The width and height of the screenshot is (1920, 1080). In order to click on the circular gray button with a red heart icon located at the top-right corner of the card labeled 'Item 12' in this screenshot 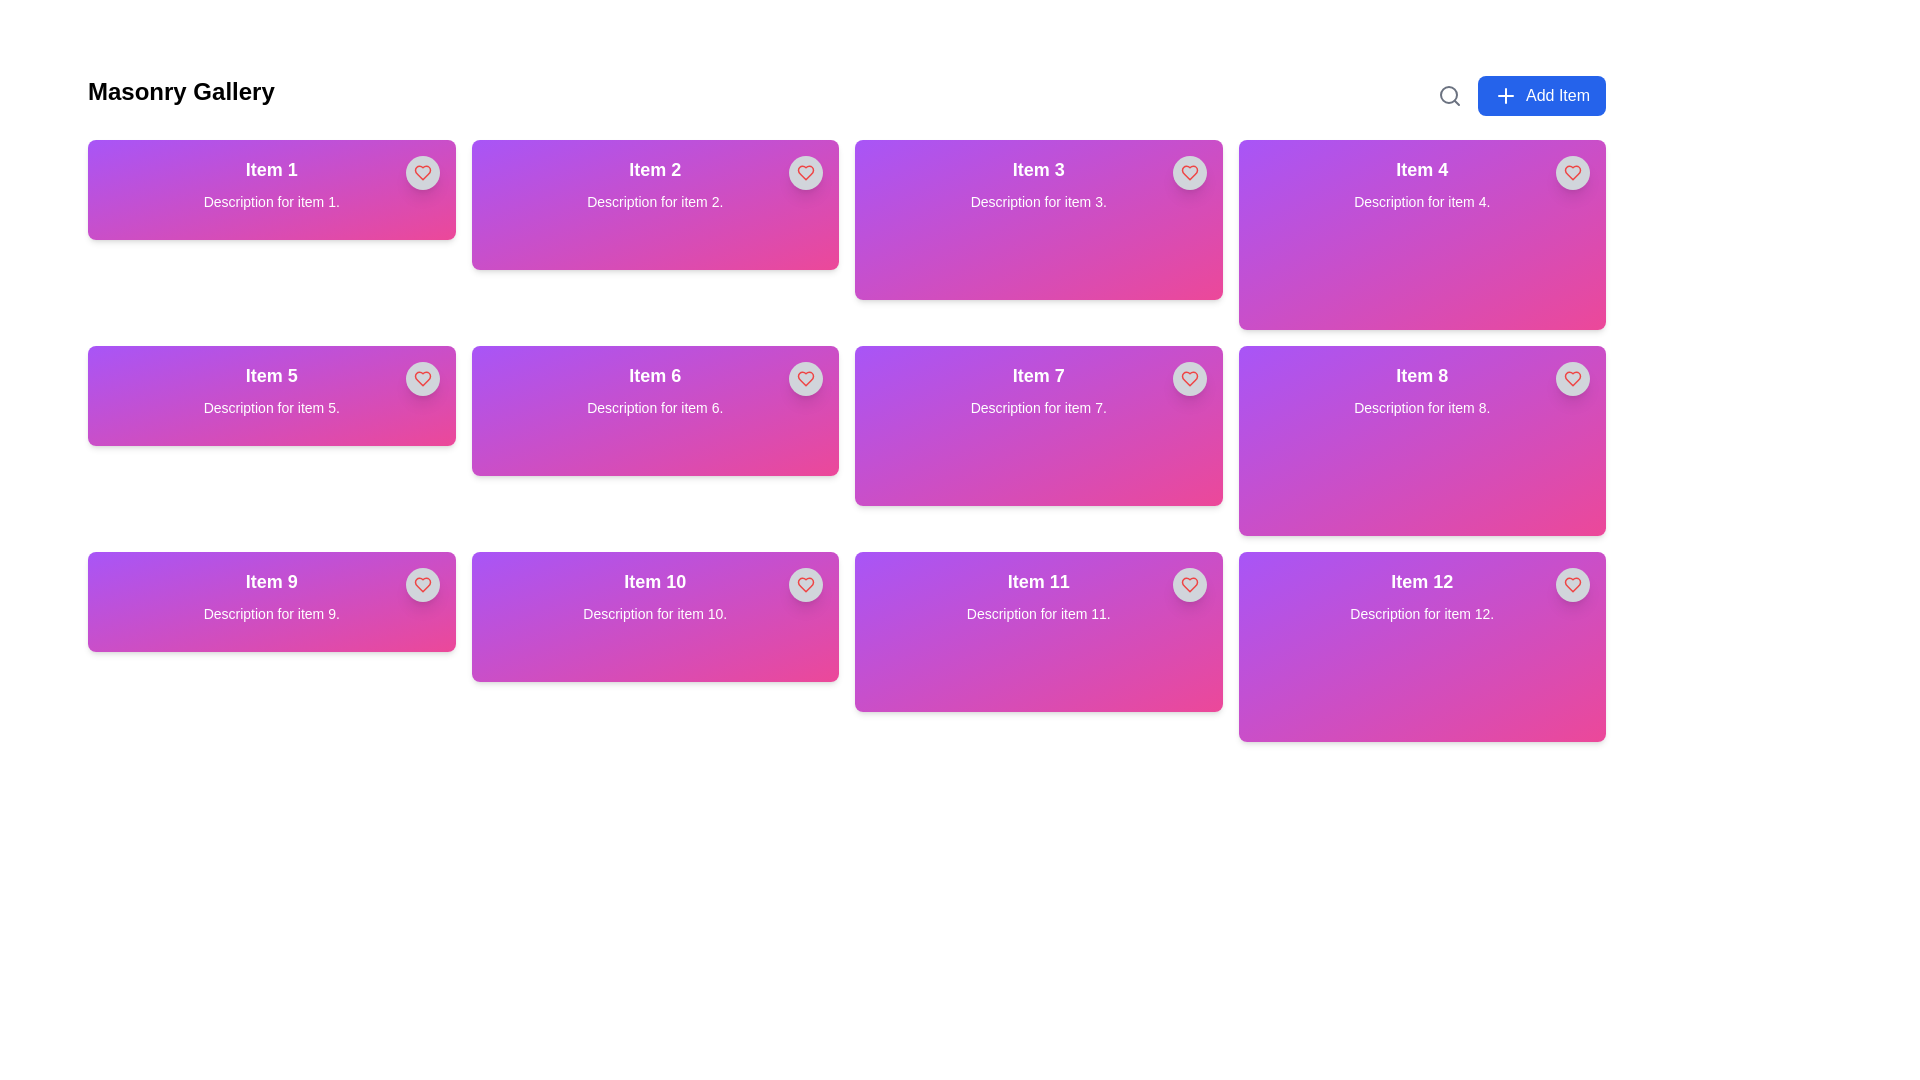, I will do `click(1572, 585)`.